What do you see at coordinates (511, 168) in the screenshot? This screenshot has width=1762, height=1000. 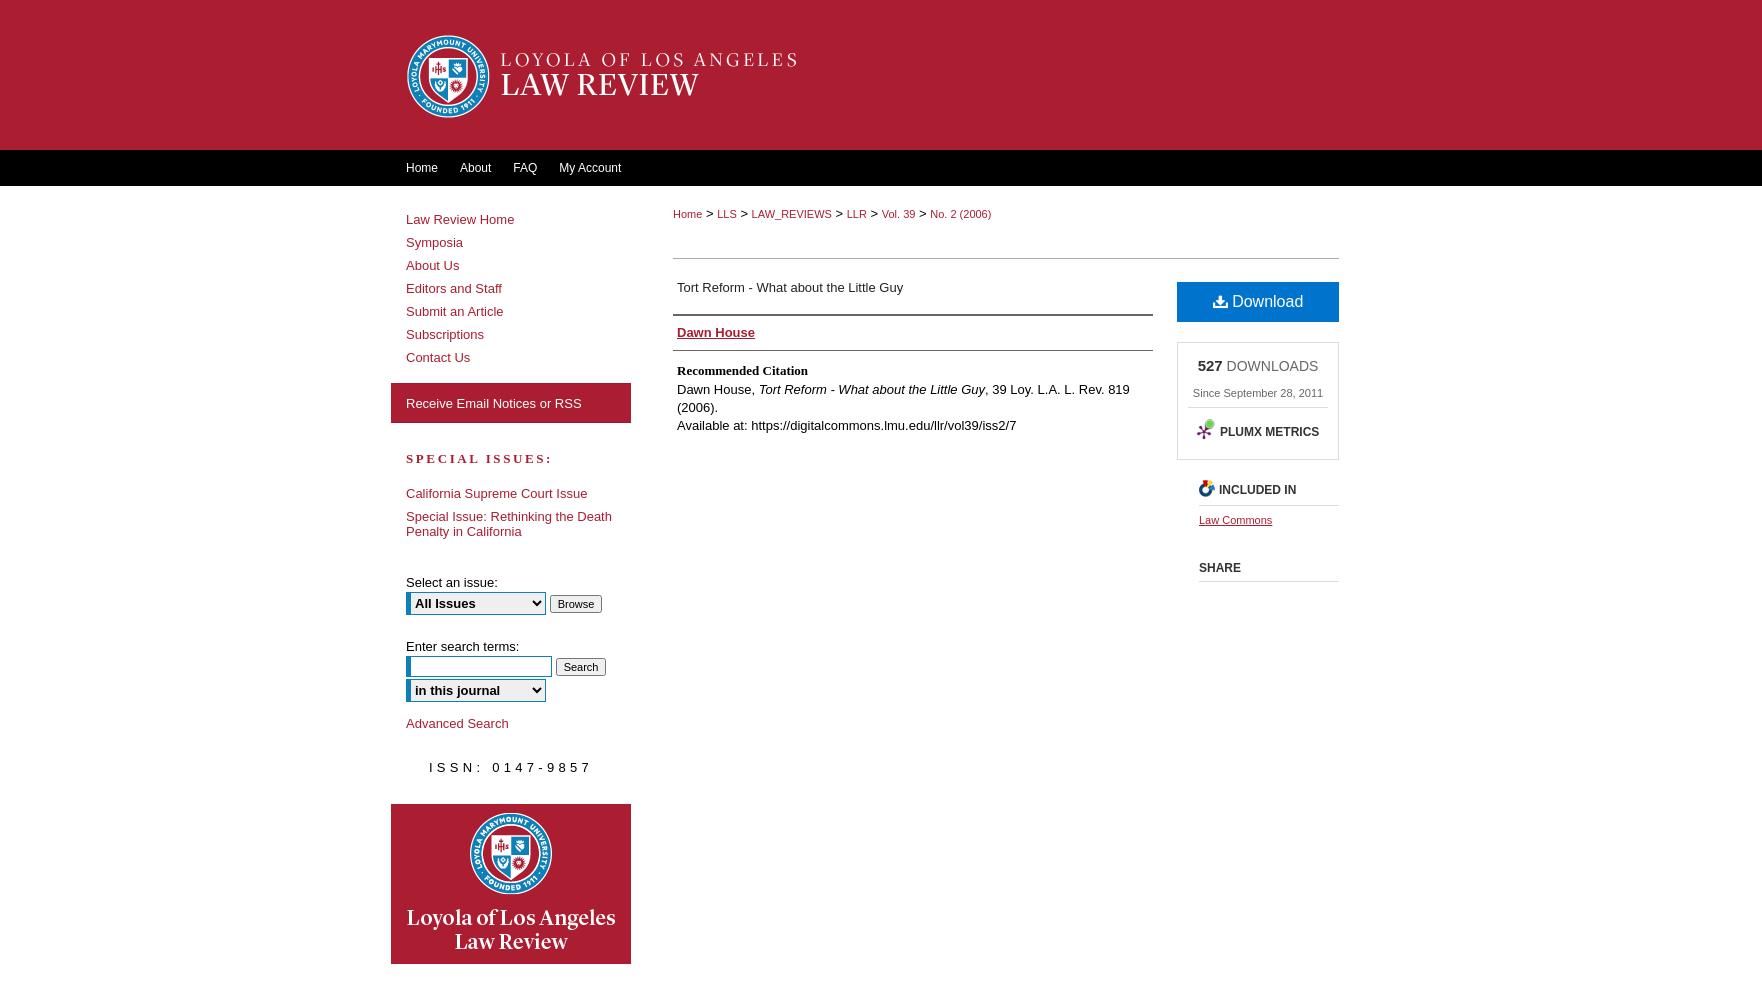 I see `'FAQ'` at bounding box center [511, 168].